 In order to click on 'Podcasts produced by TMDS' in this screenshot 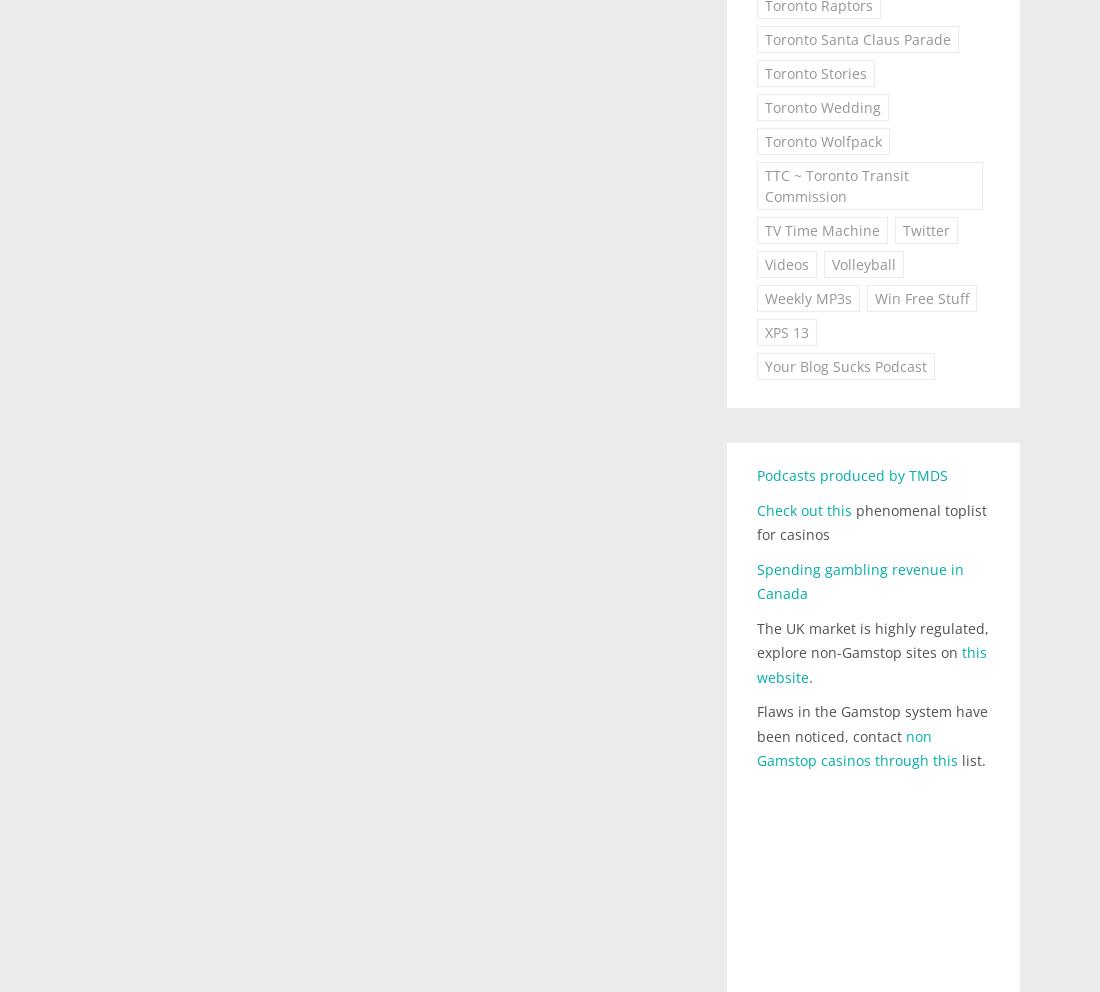, I will do `click(850, 475)`.